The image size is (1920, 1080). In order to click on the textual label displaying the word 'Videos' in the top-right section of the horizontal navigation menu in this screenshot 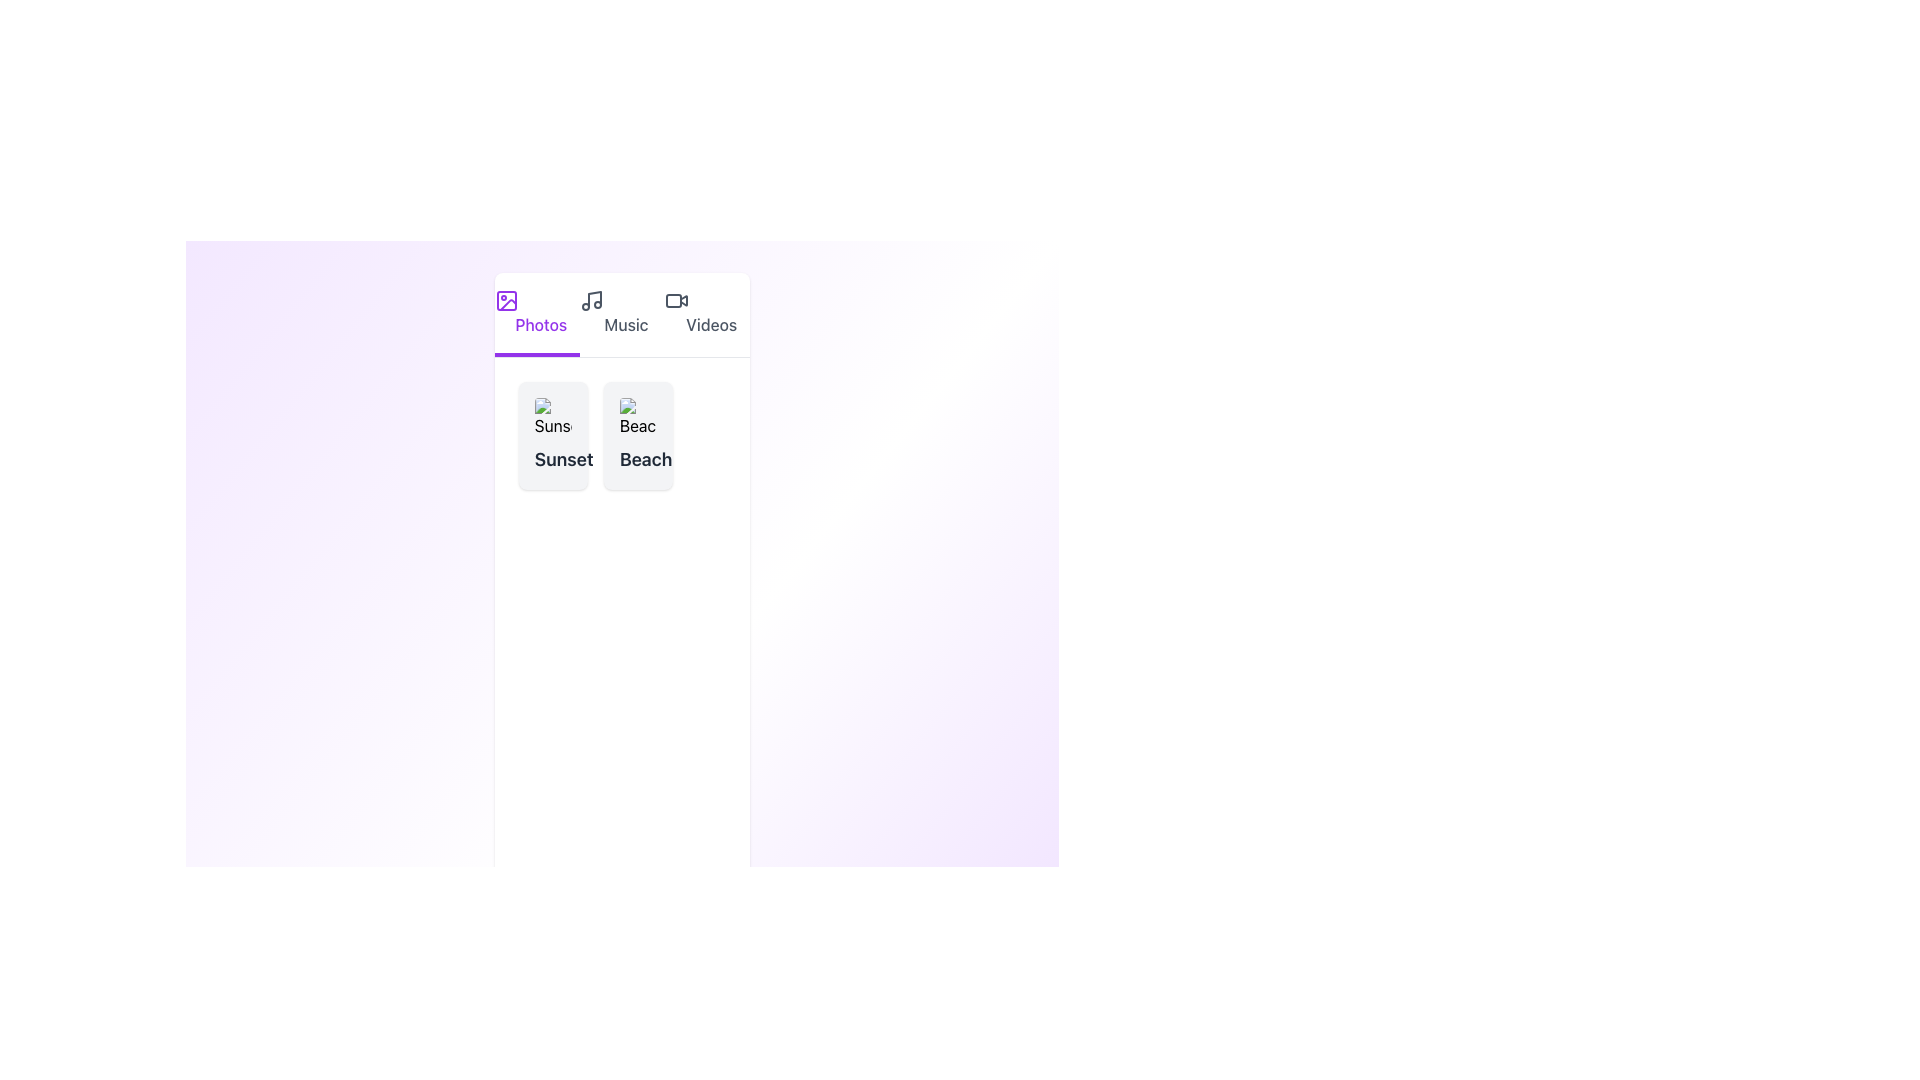, I will do `click(711, 323)`.